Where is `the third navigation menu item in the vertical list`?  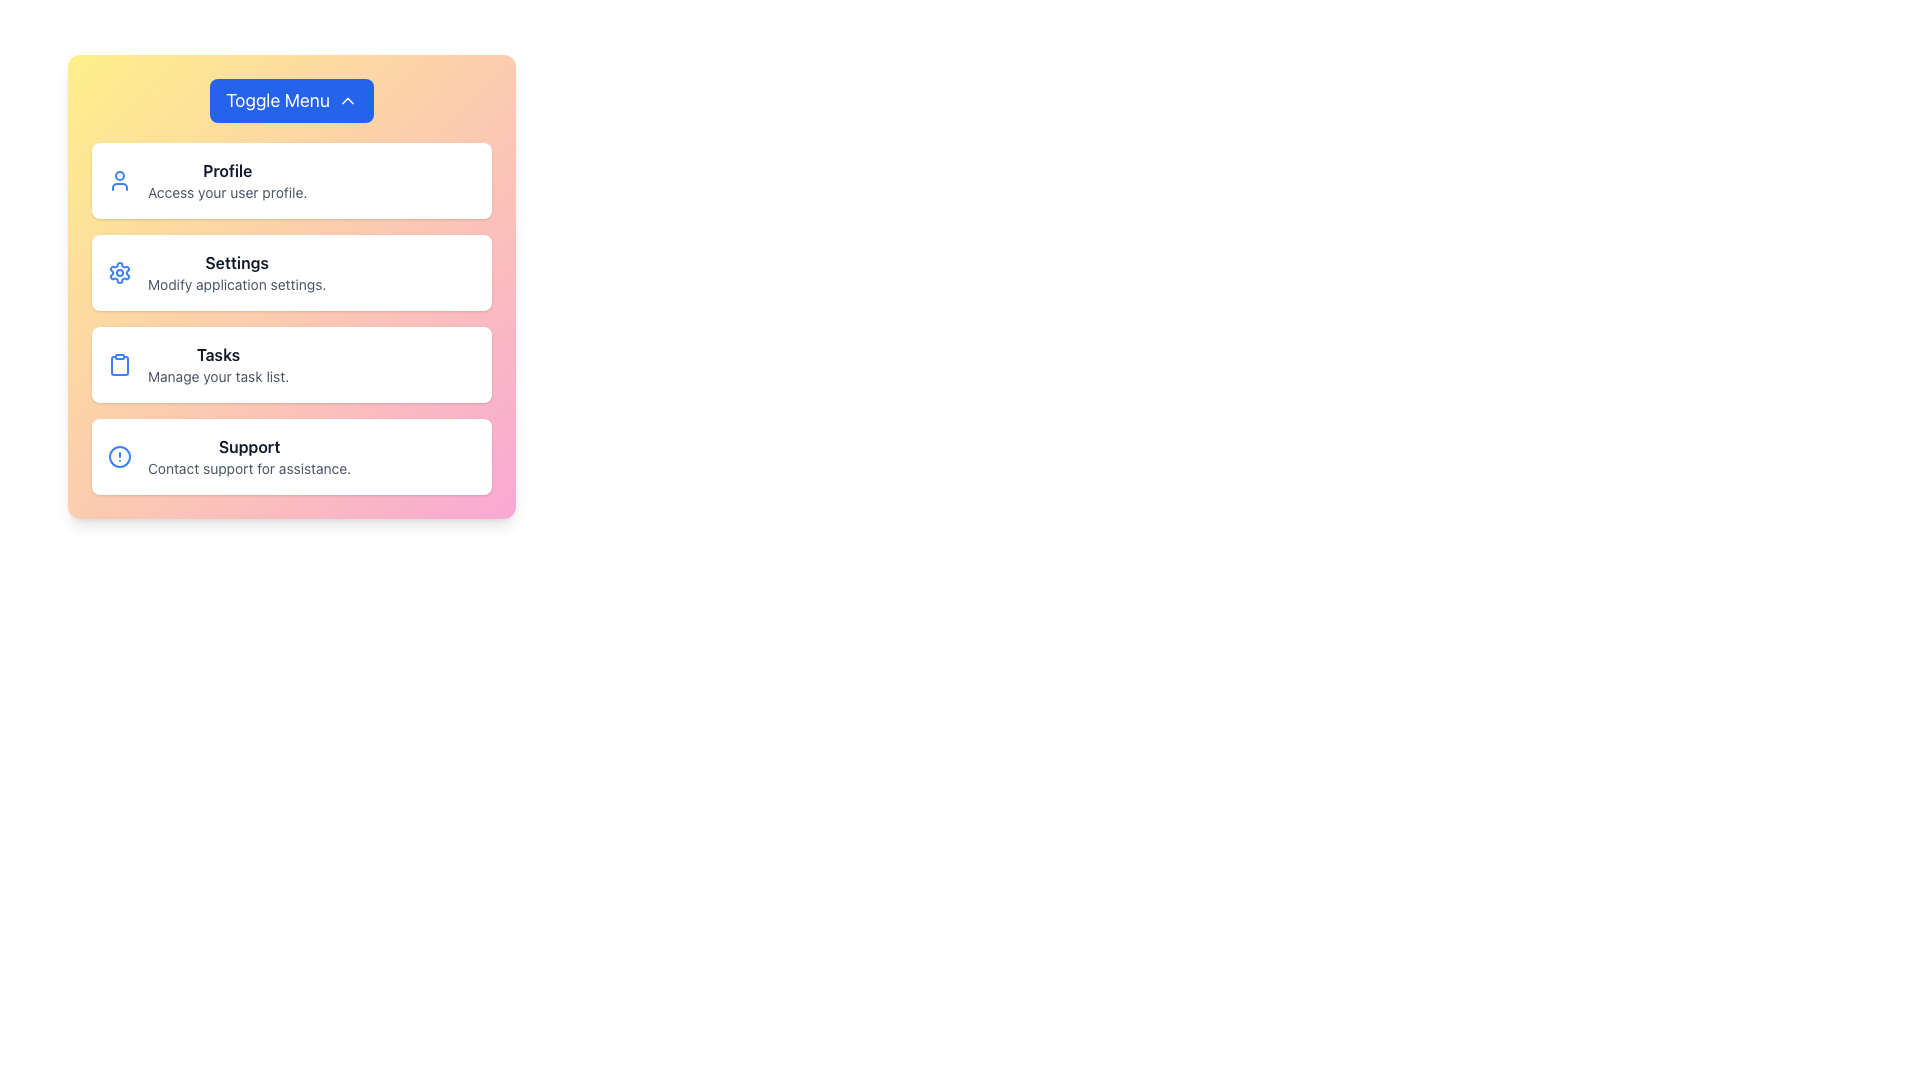
the third navigation menu item in the vertical list is located at coordinates (291, 365).